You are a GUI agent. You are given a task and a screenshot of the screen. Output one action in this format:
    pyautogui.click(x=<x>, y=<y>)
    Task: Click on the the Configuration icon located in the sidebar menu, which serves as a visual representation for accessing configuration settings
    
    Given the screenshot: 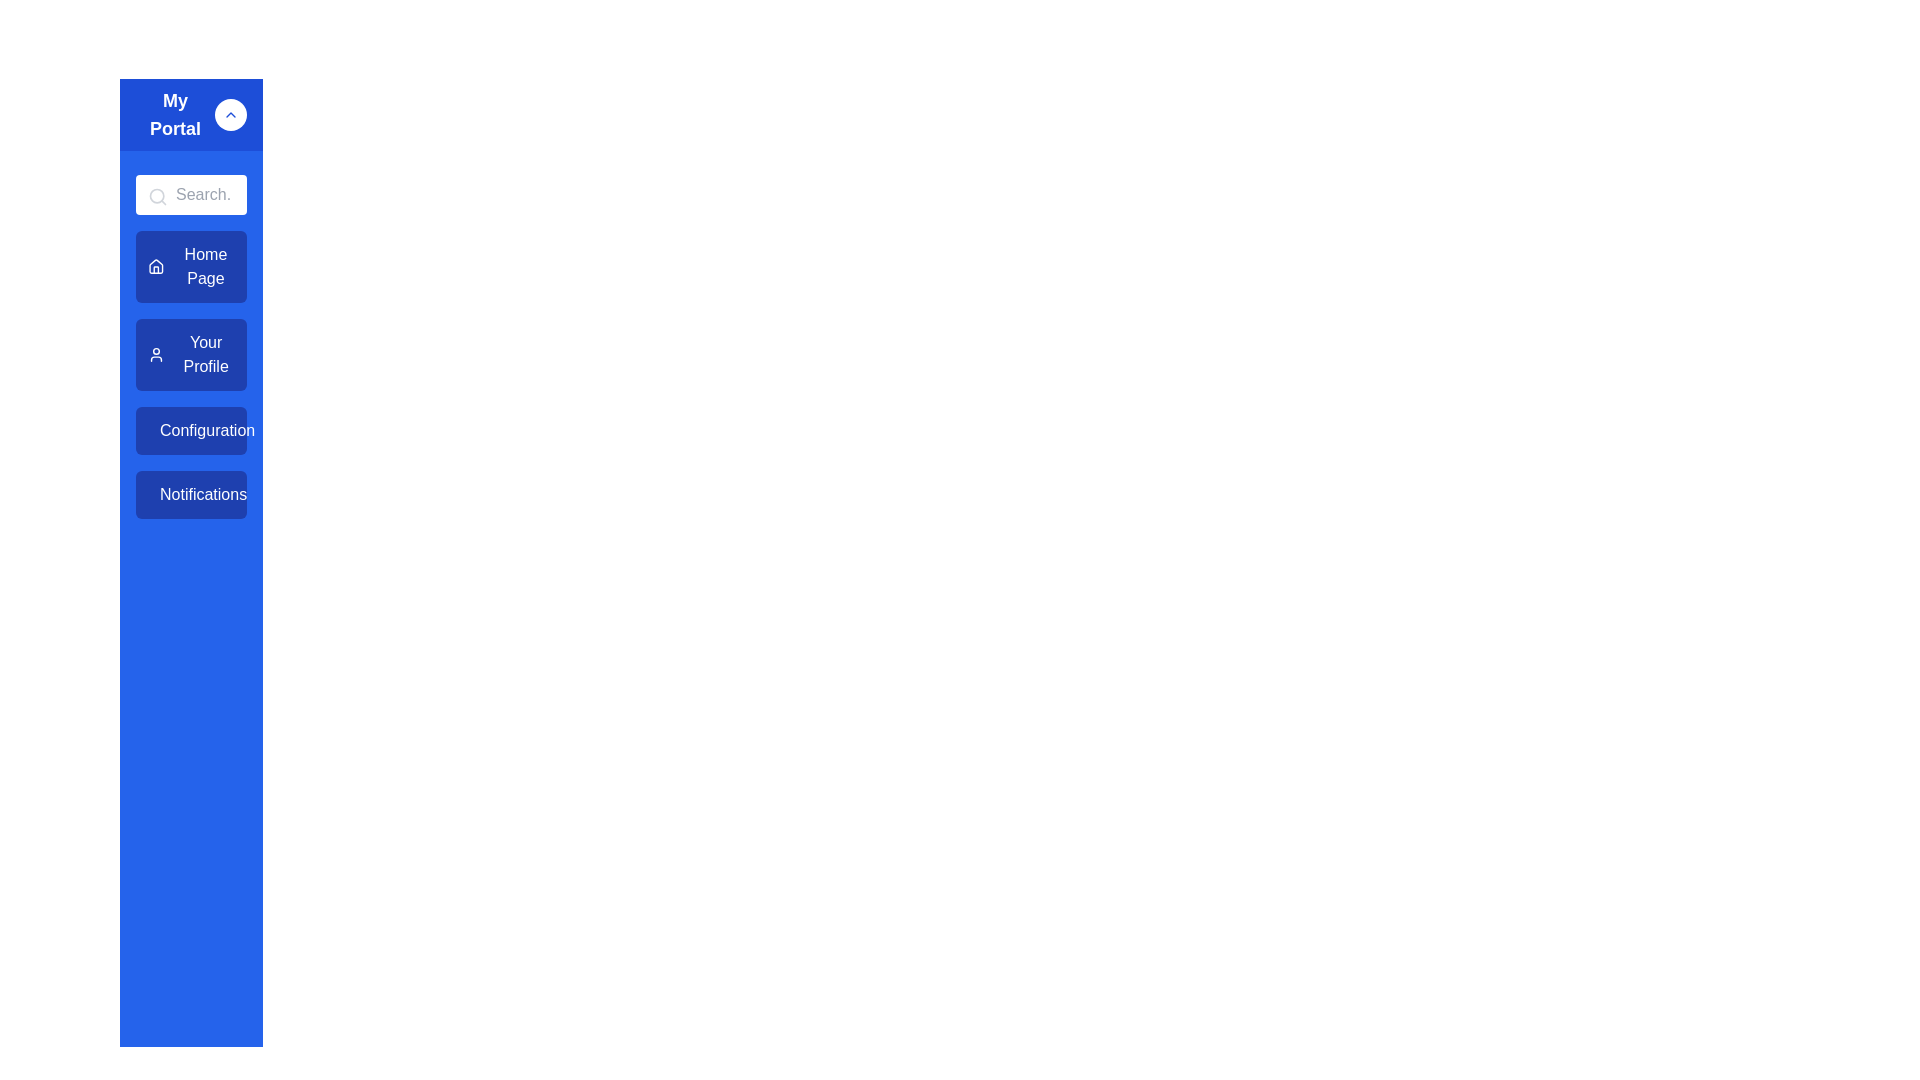 What is the action you would take?
    pyautogui.click(x=158, y=430)
    